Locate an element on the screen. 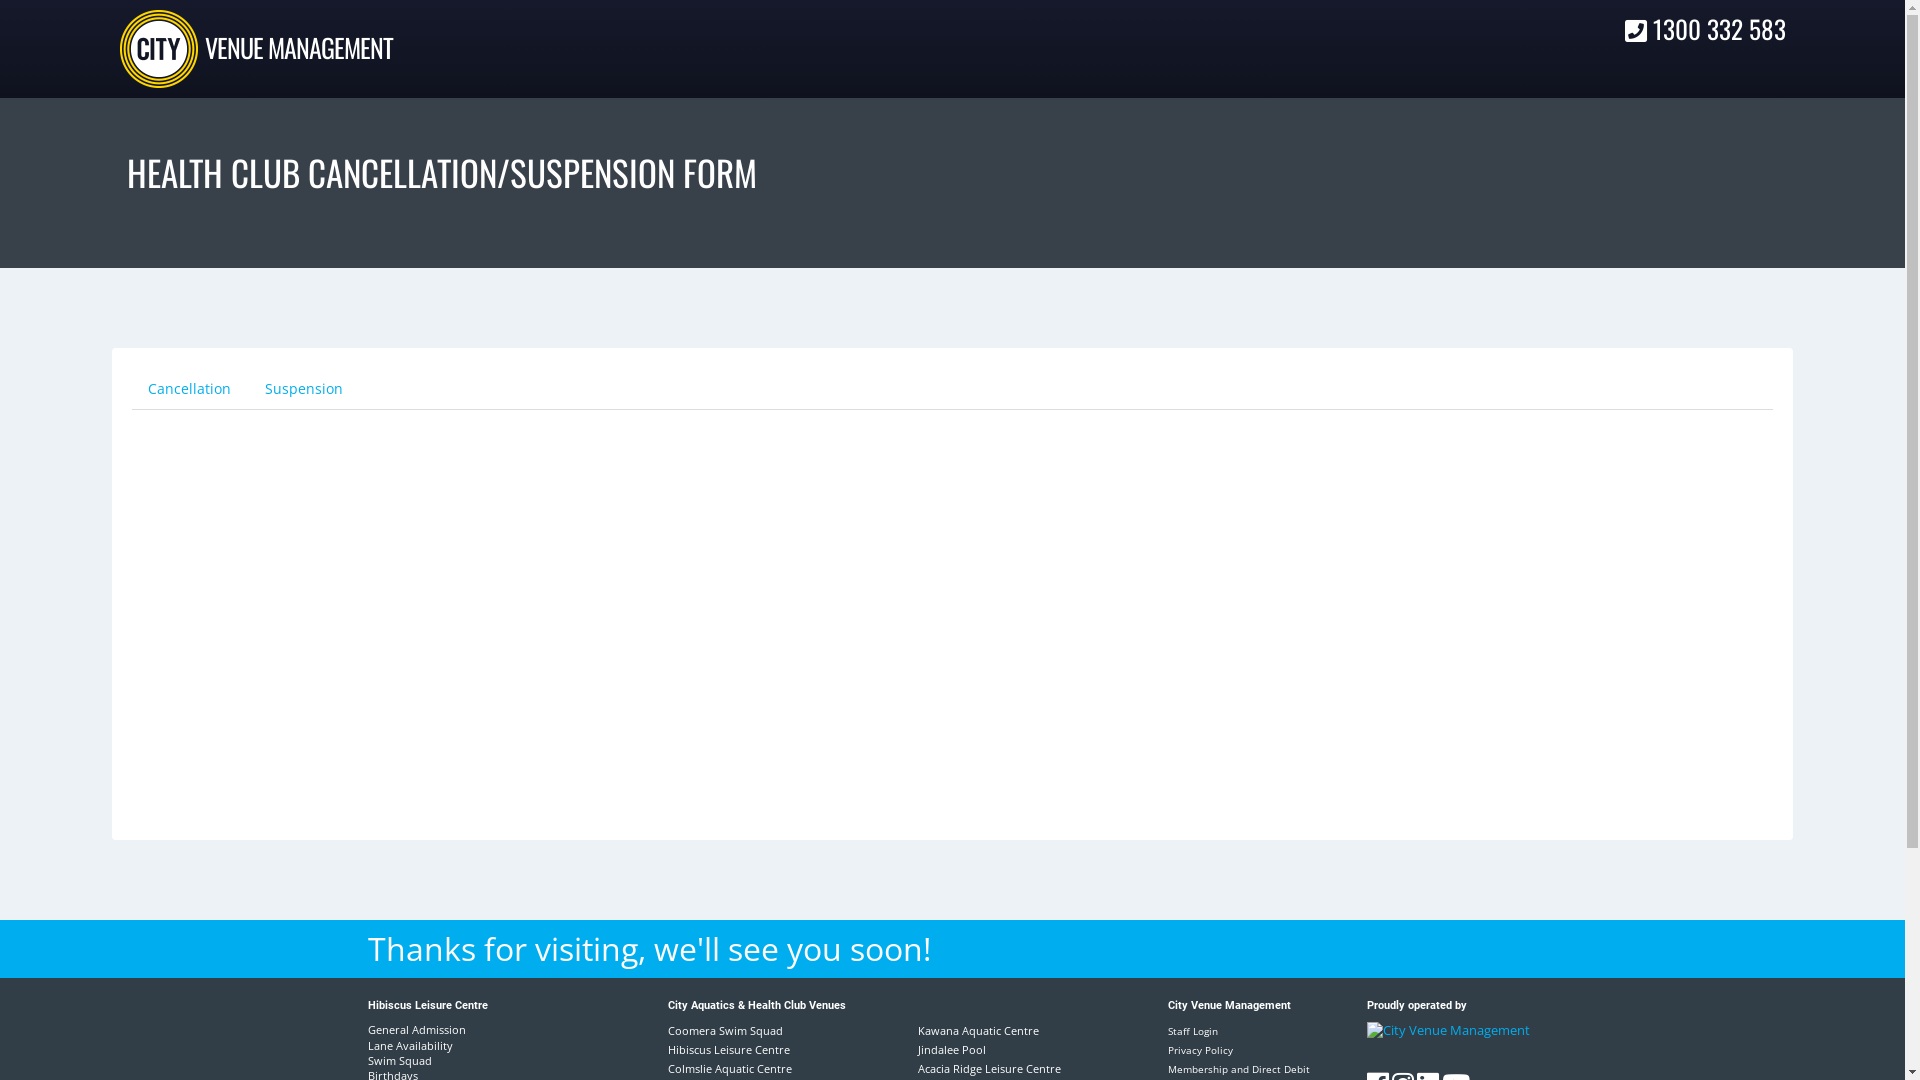 Image resolution: width=1920 pixels, height=1080 pixels. 'Acacia Ridge Leisure Centre' is located at coordinates (989, 1067).